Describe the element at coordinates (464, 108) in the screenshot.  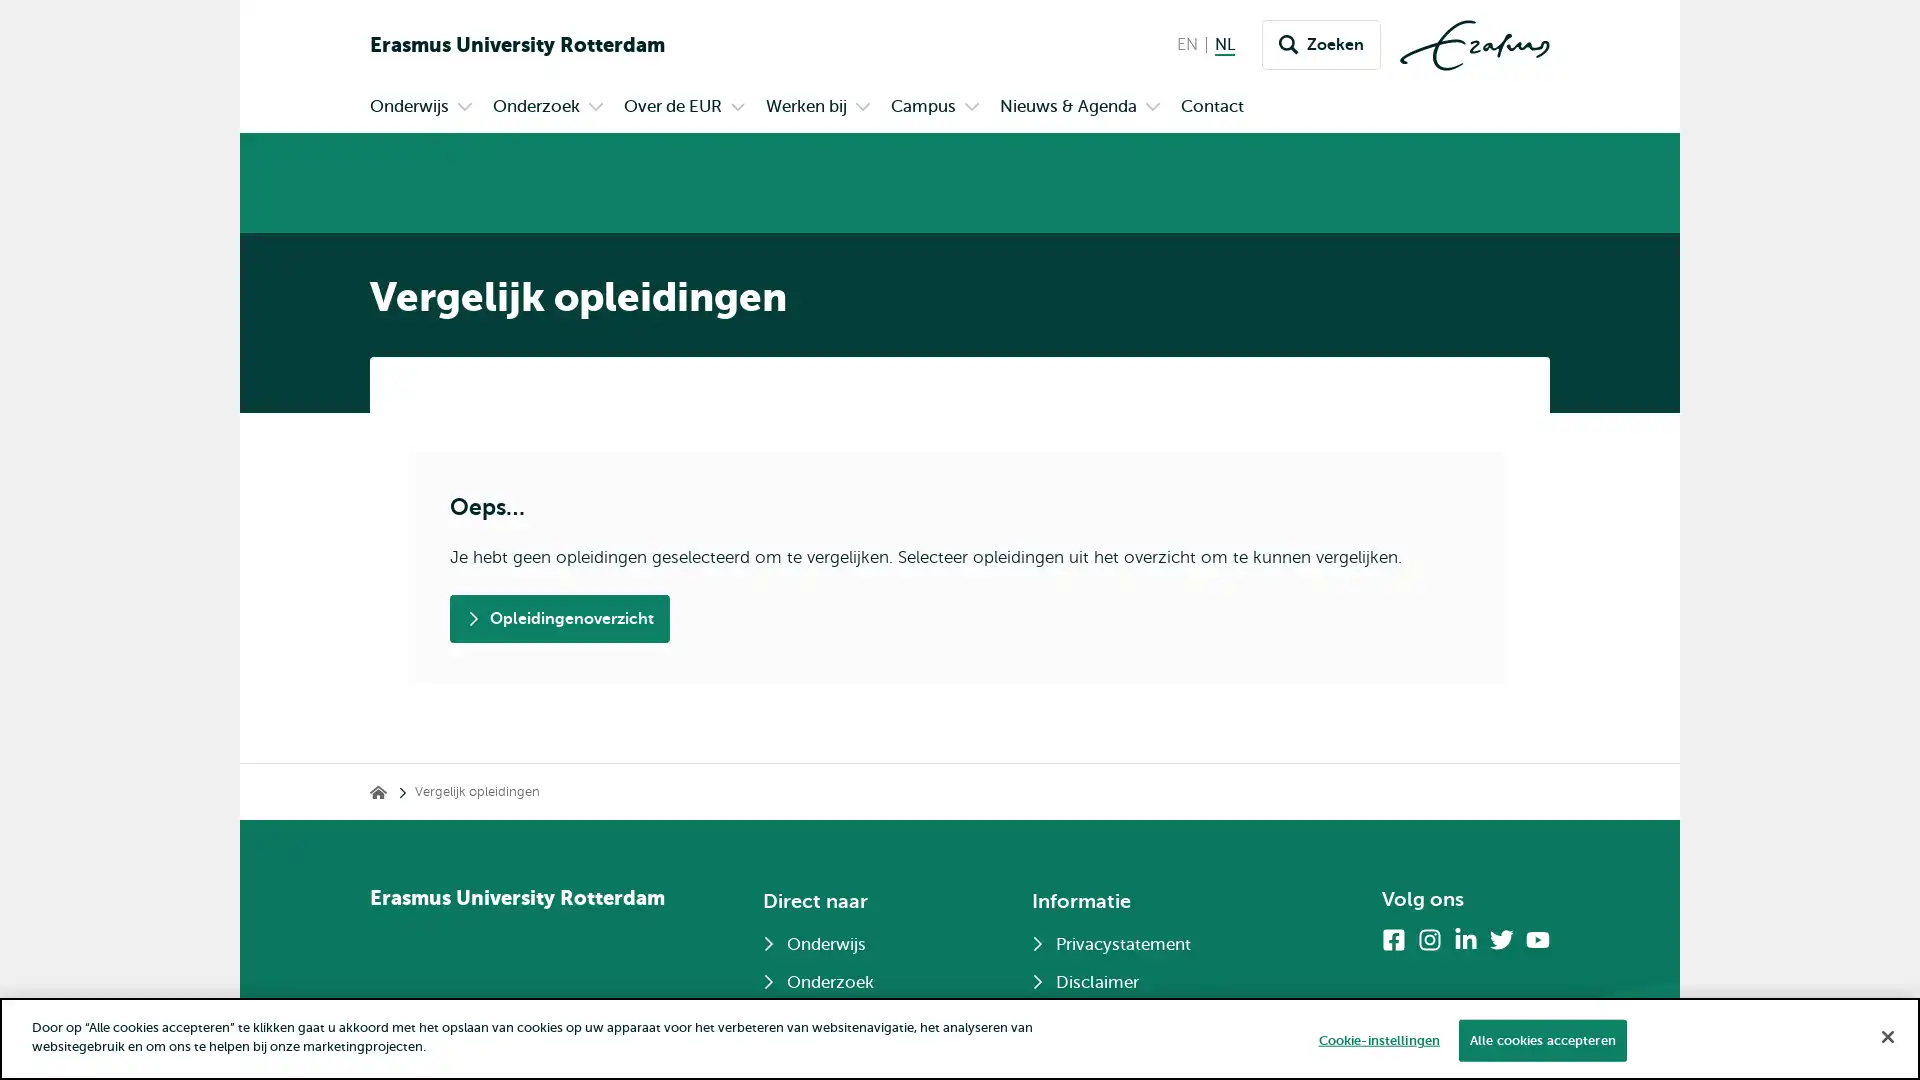
I see `Open submenu` at that location.